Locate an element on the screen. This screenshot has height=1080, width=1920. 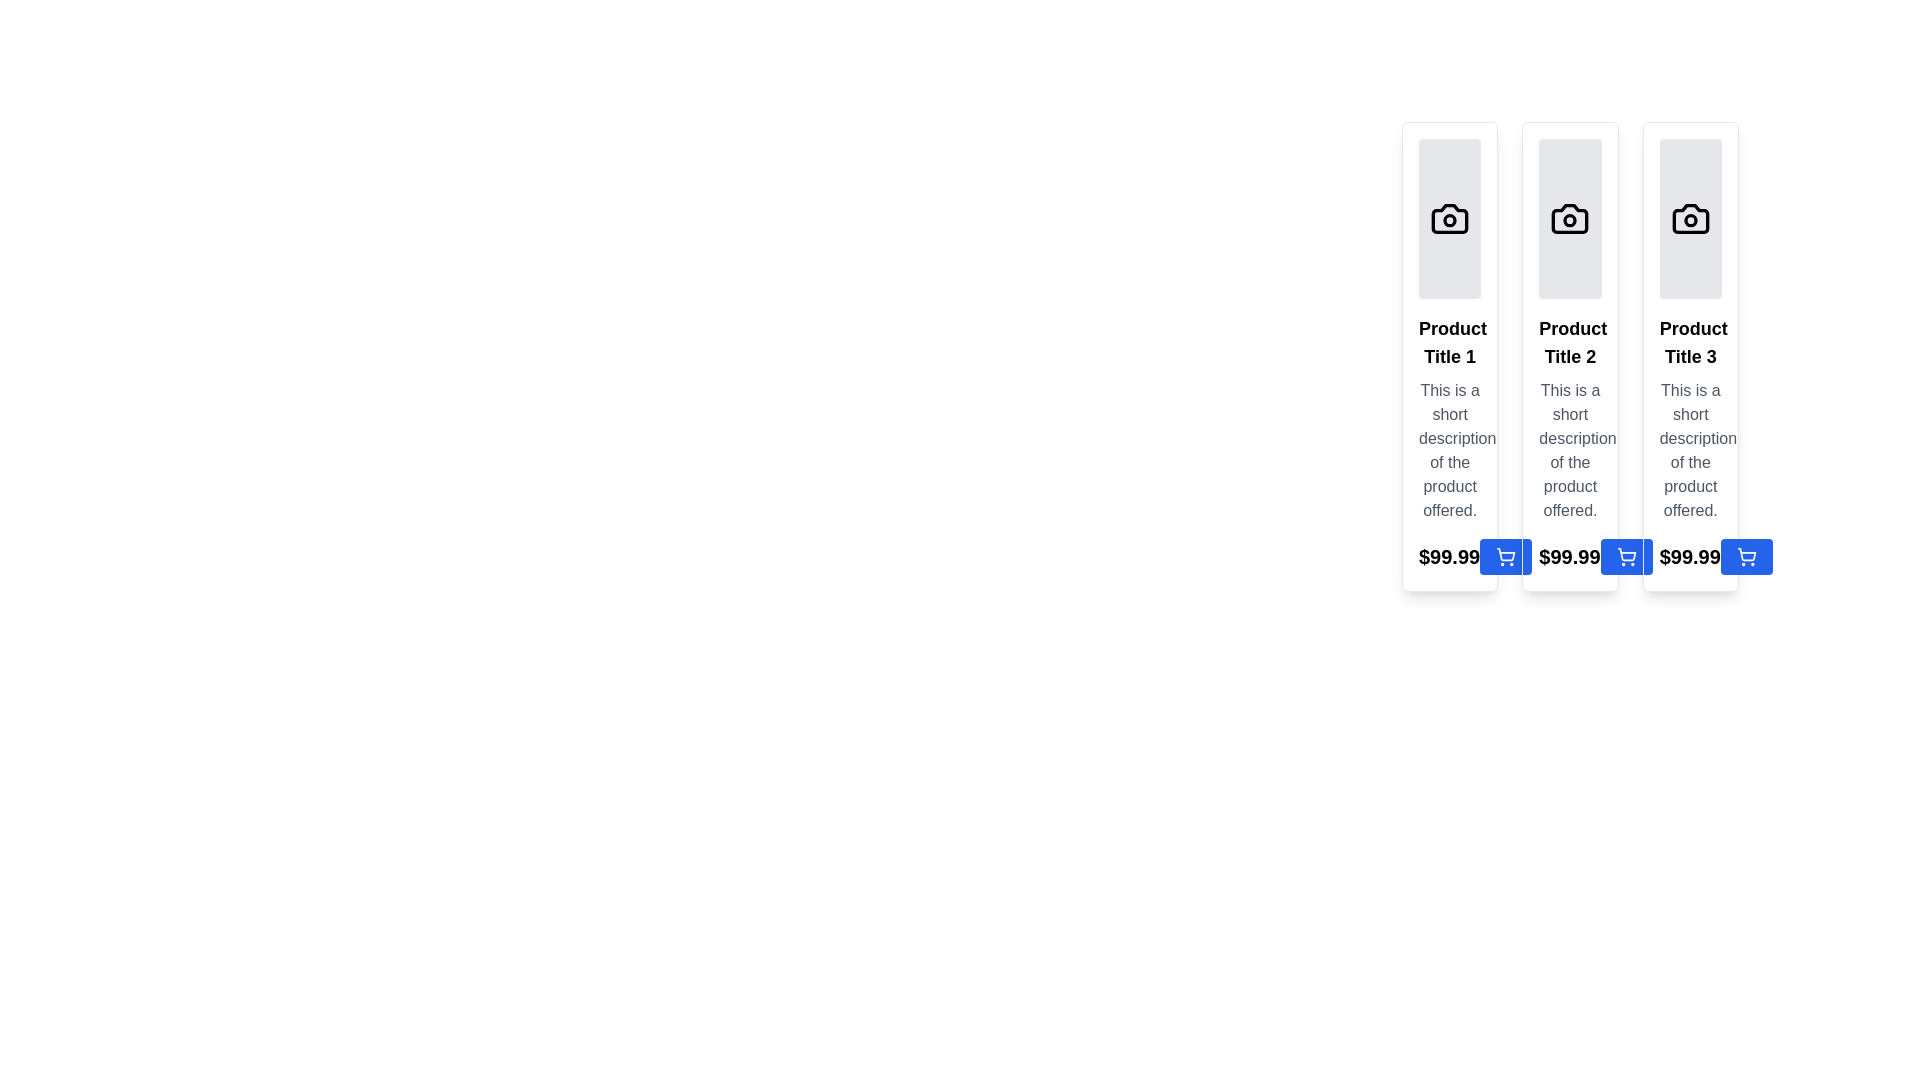
the decorative circle within the camera icon of the first product card titled 'Product Title 1', which is the second rendered element in the SVG graphic is located at coordinates (1450, 220).